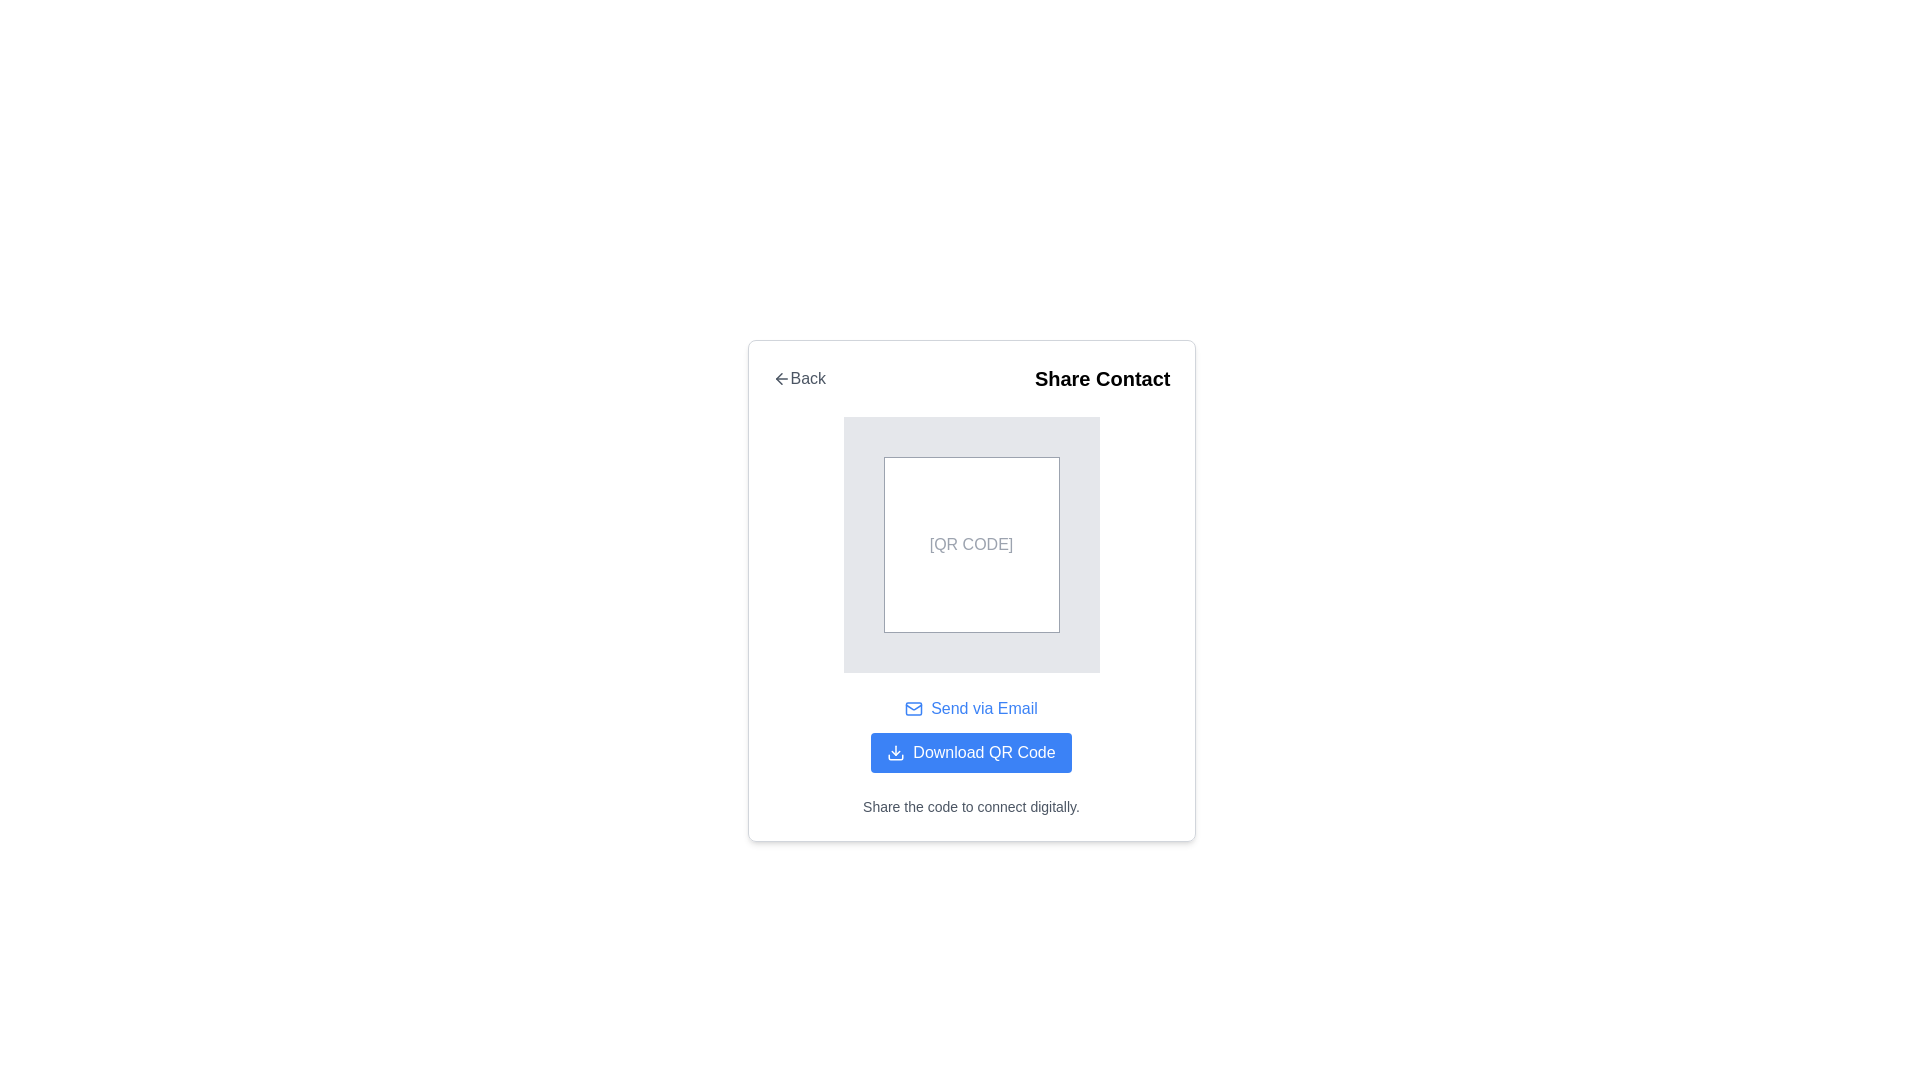  What do you see at coordinates (913, 708) in the screenshot?
I see `the small email icon styled as an envelope located directly to the left of the 'Send via Email' text` at bounding box center [913, 708].